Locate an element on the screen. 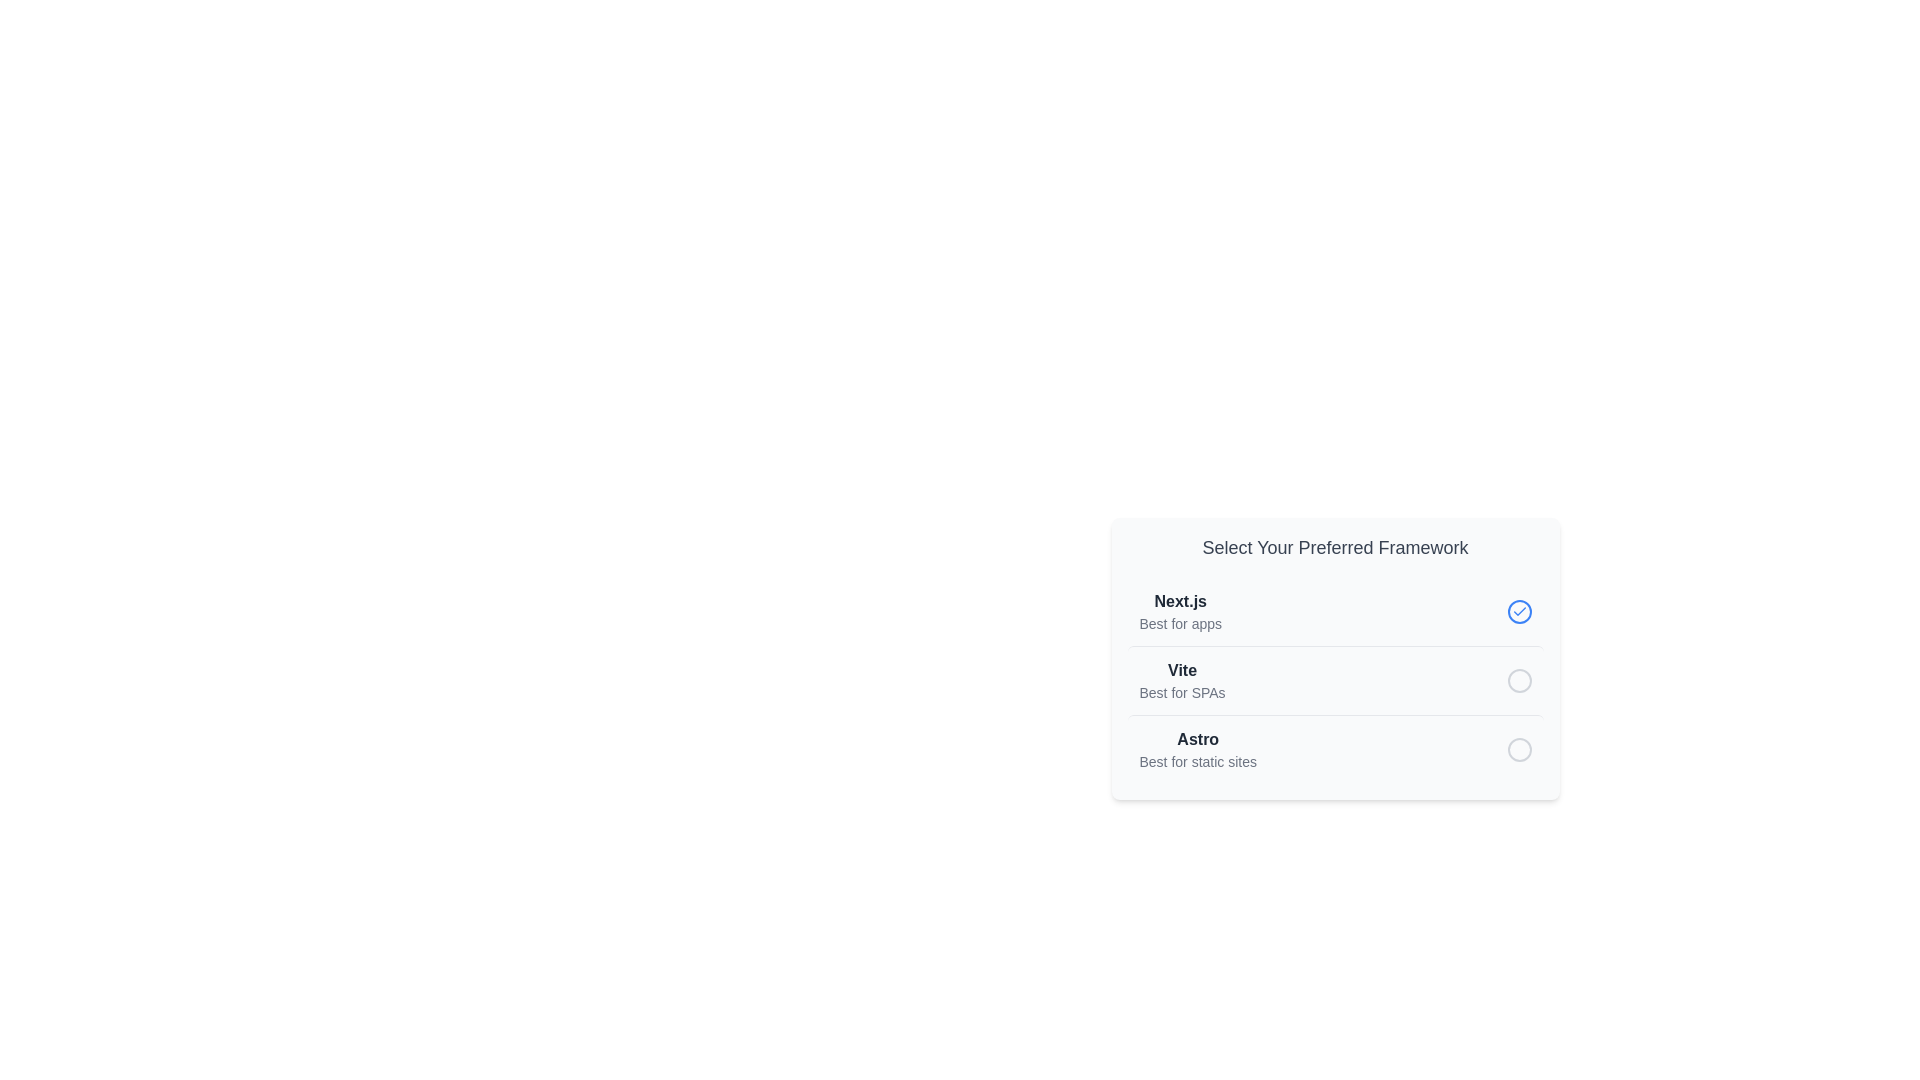 The height and width of the screenshot is (1080, 1920). the 'Next.js' text label located at the top of the framework options card is located at coordinates (1180, 600).